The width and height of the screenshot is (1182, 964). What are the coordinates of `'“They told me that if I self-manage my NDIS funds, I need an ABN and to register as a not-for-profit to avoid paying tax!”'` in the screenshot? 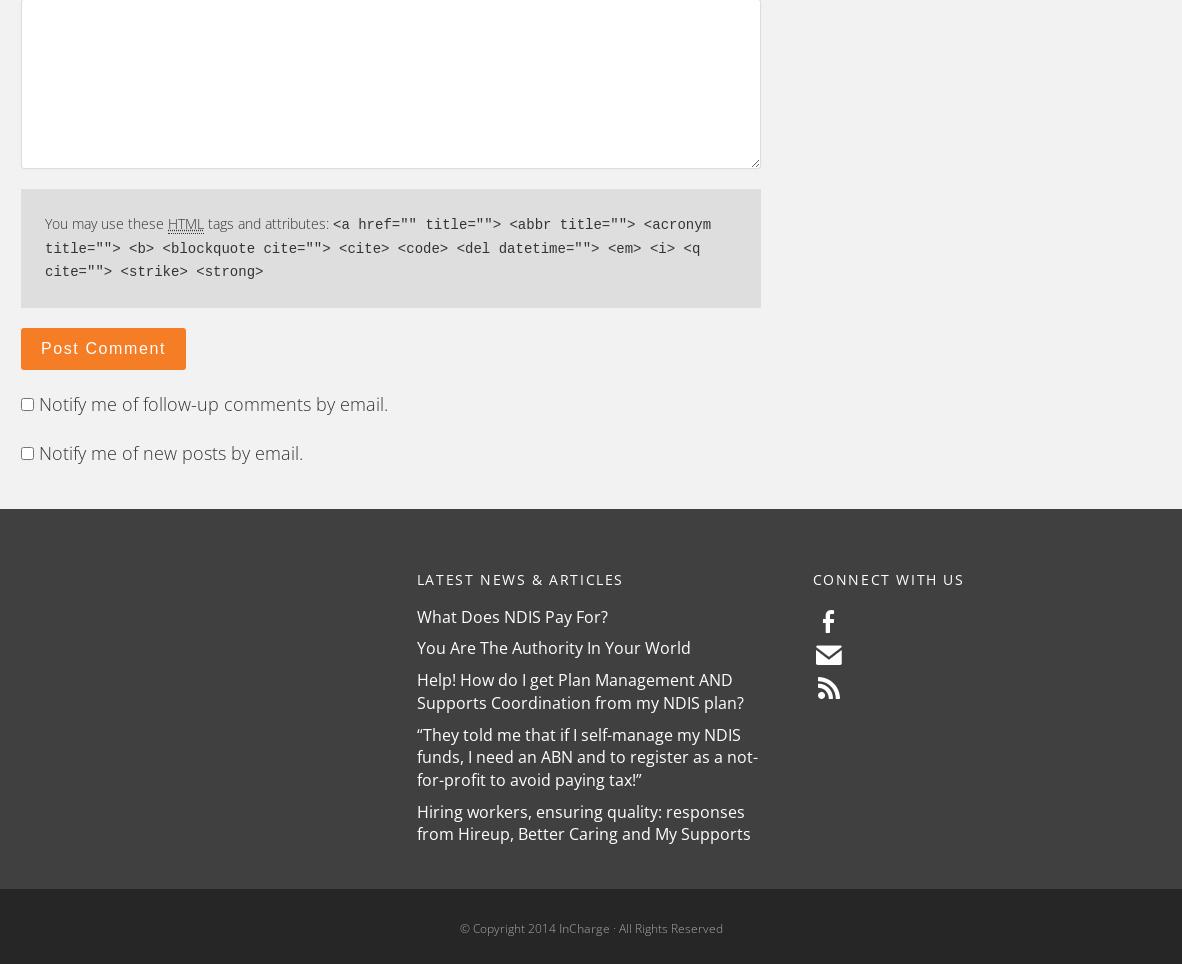 It's located at (586, 755).